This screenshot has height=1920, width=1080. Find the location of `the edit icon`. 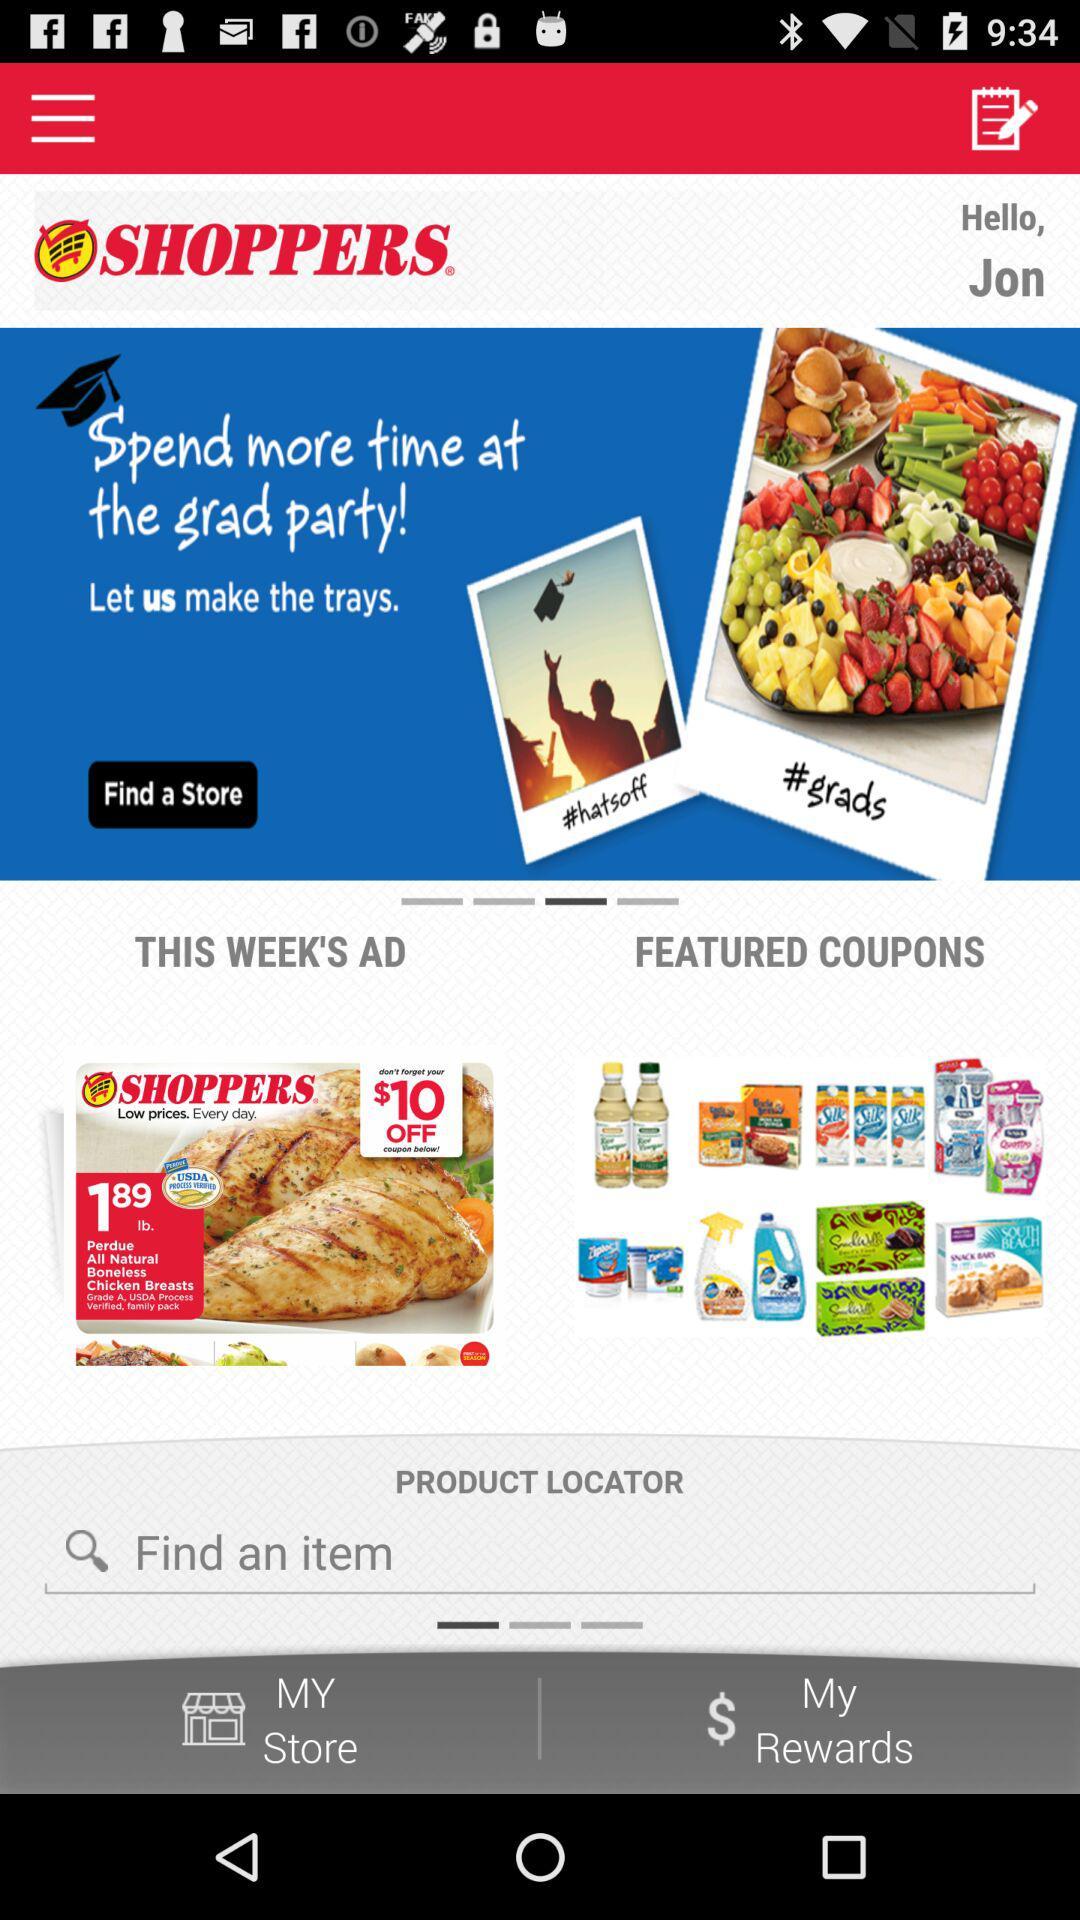

the edit icon is located at coordinates (1003, 125).